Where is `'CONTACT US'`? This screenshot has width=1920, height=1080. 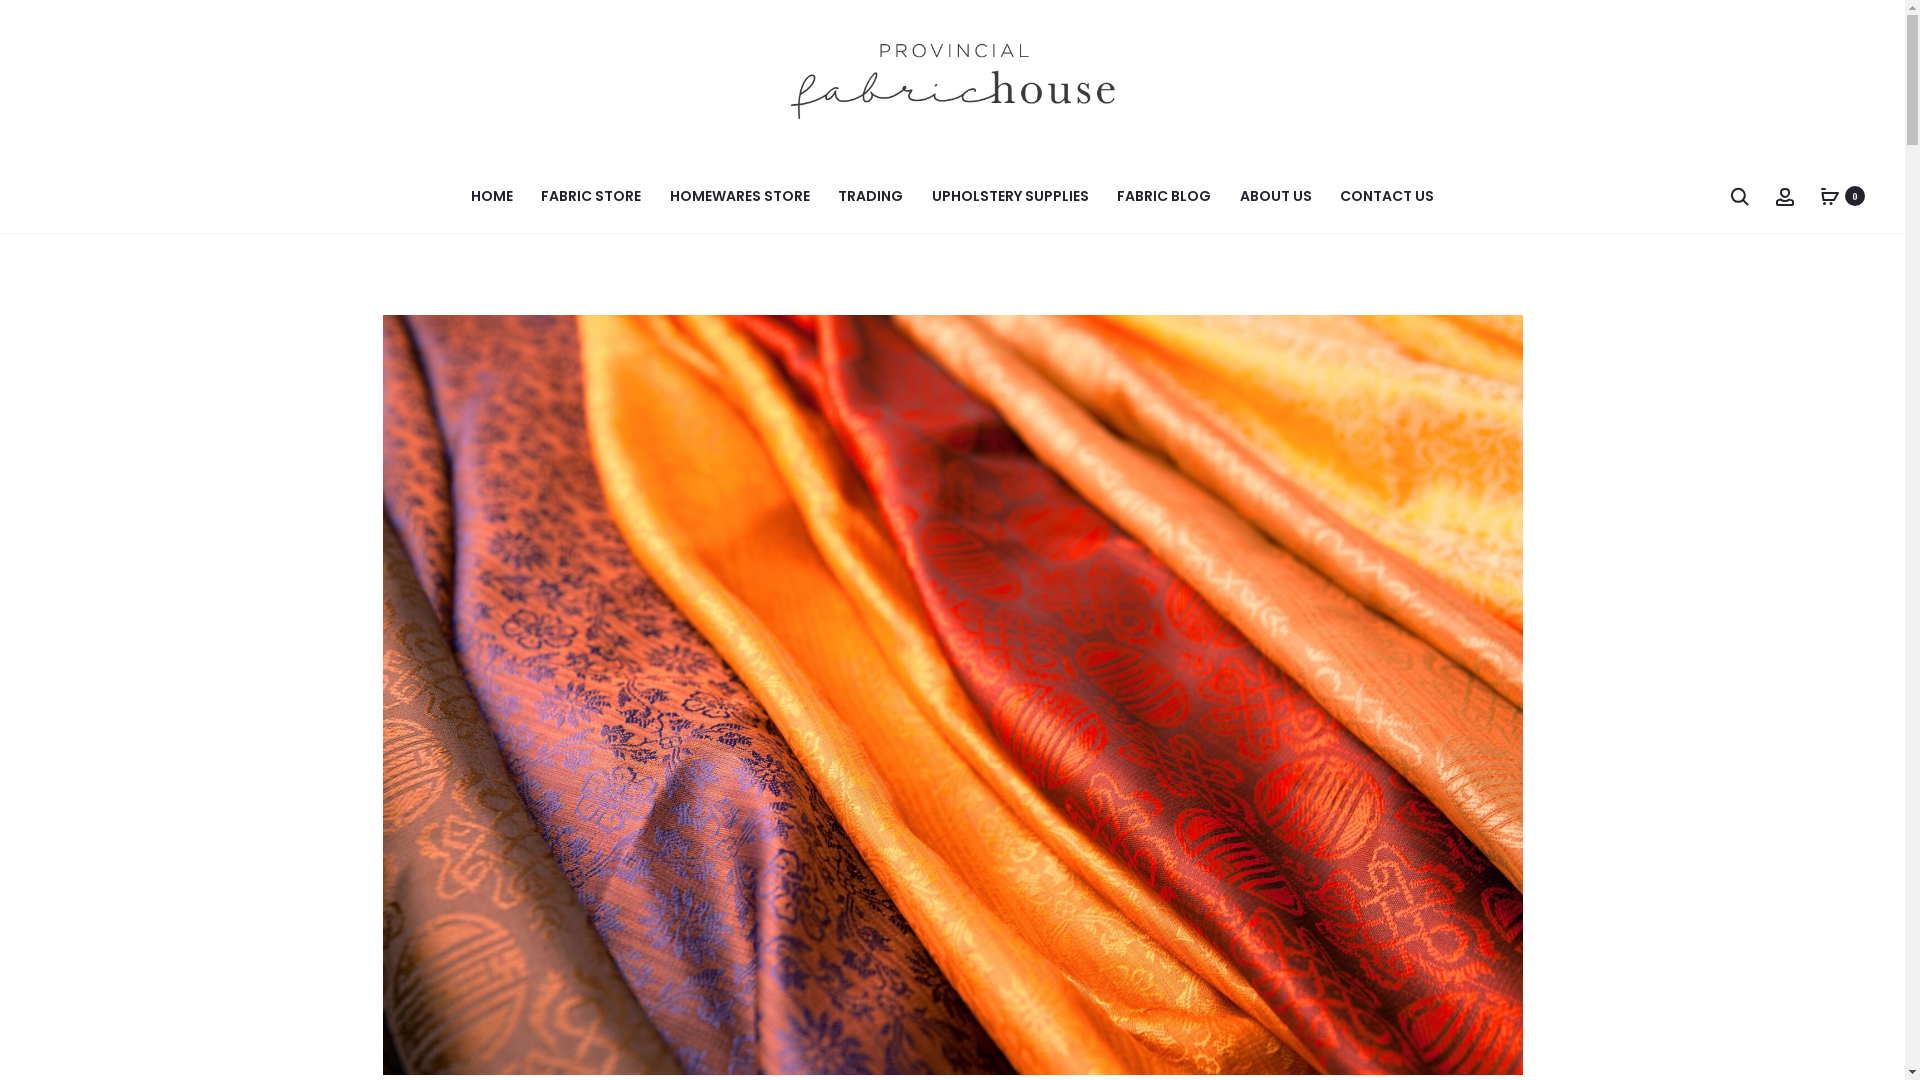 'CONTACT US' is located at coordinates (1386, 196).